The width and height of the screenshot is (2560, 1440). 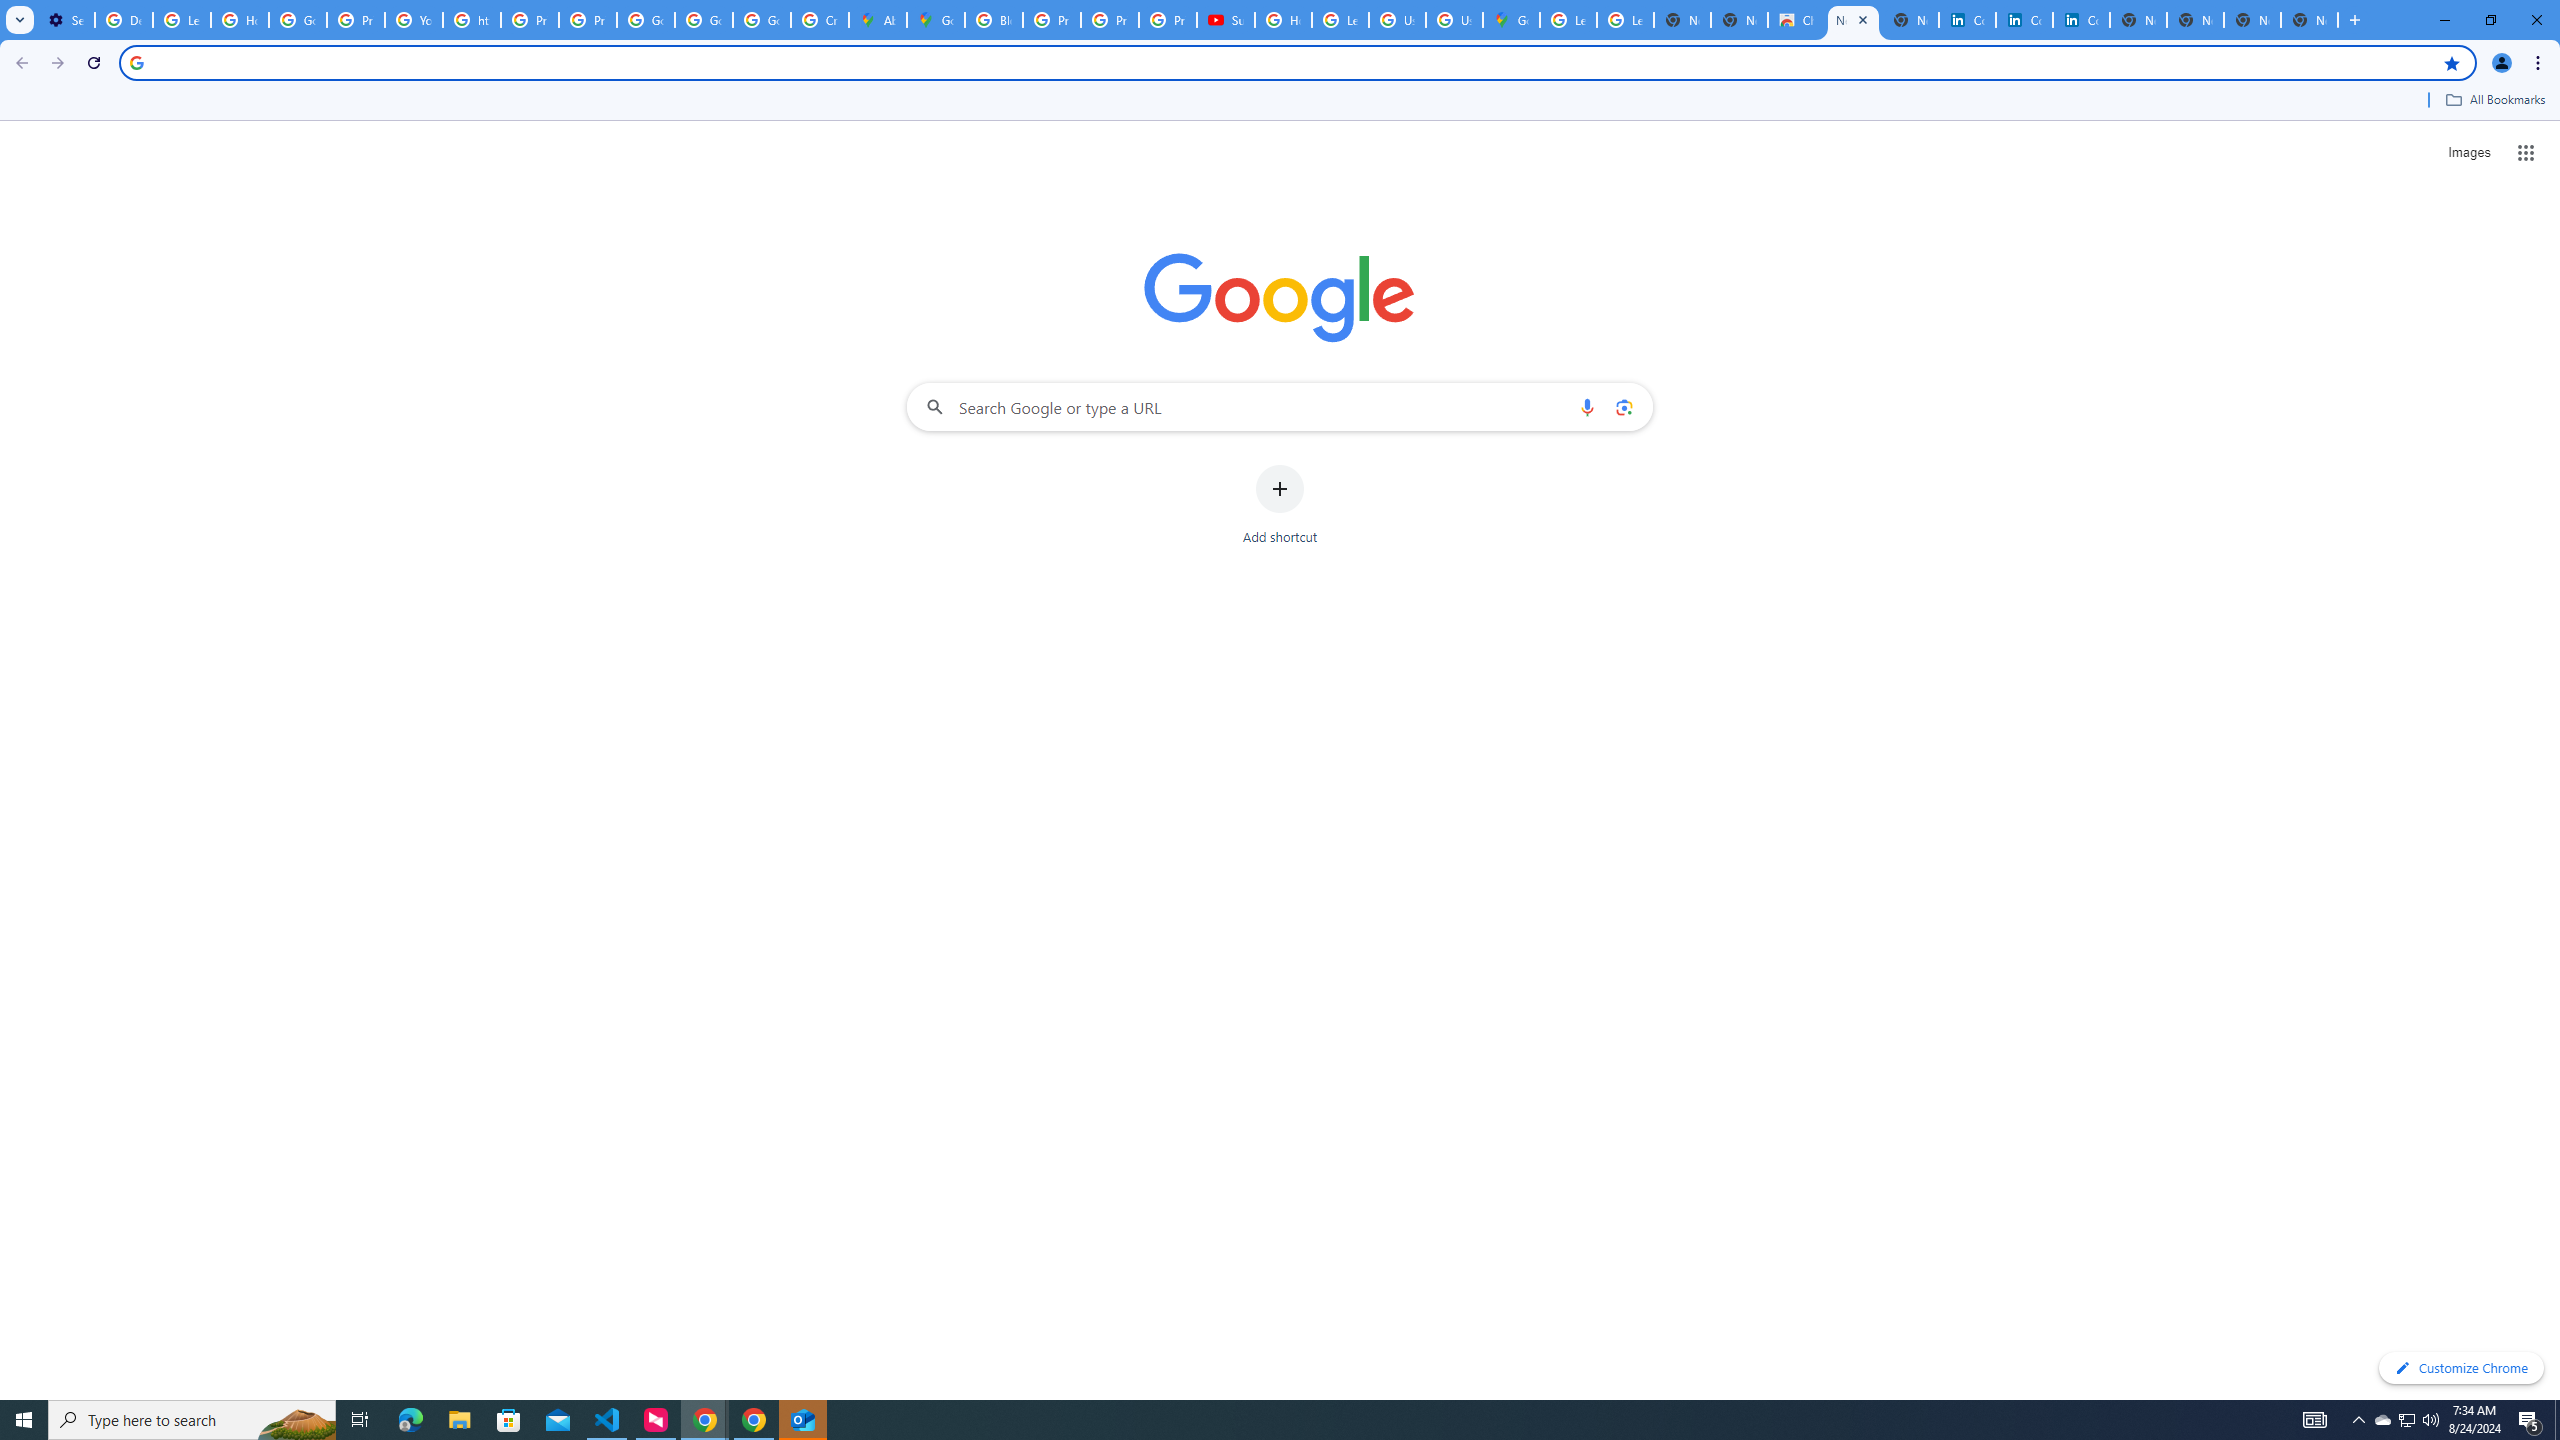 I want to click on 'All Bookmarks', so click(x=2494, y=99).